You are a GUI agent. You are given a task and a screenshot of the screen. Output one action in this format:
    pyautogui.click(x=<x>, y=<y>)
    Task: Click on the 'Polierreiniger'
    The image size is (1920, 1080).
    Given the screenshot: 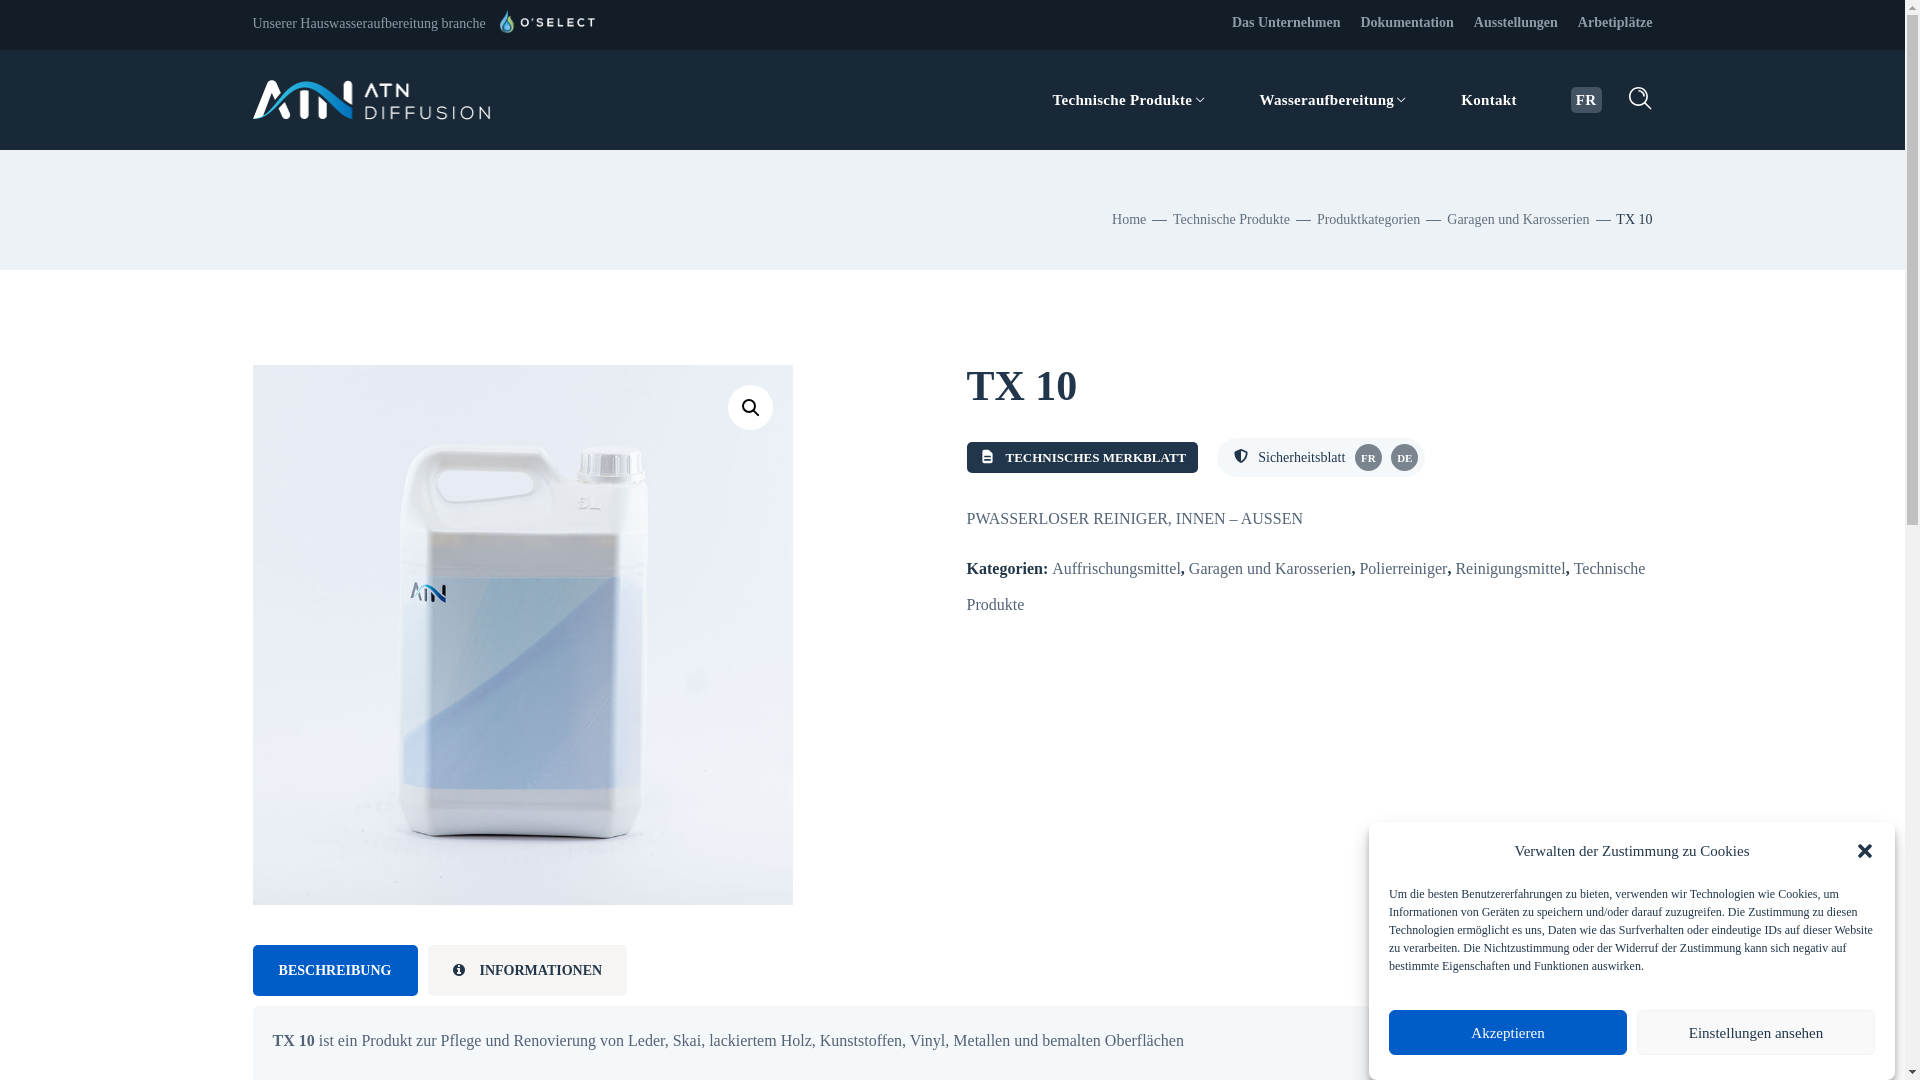 What is the action you would take?
    pyautogui.click(x=1358, y=568)
    